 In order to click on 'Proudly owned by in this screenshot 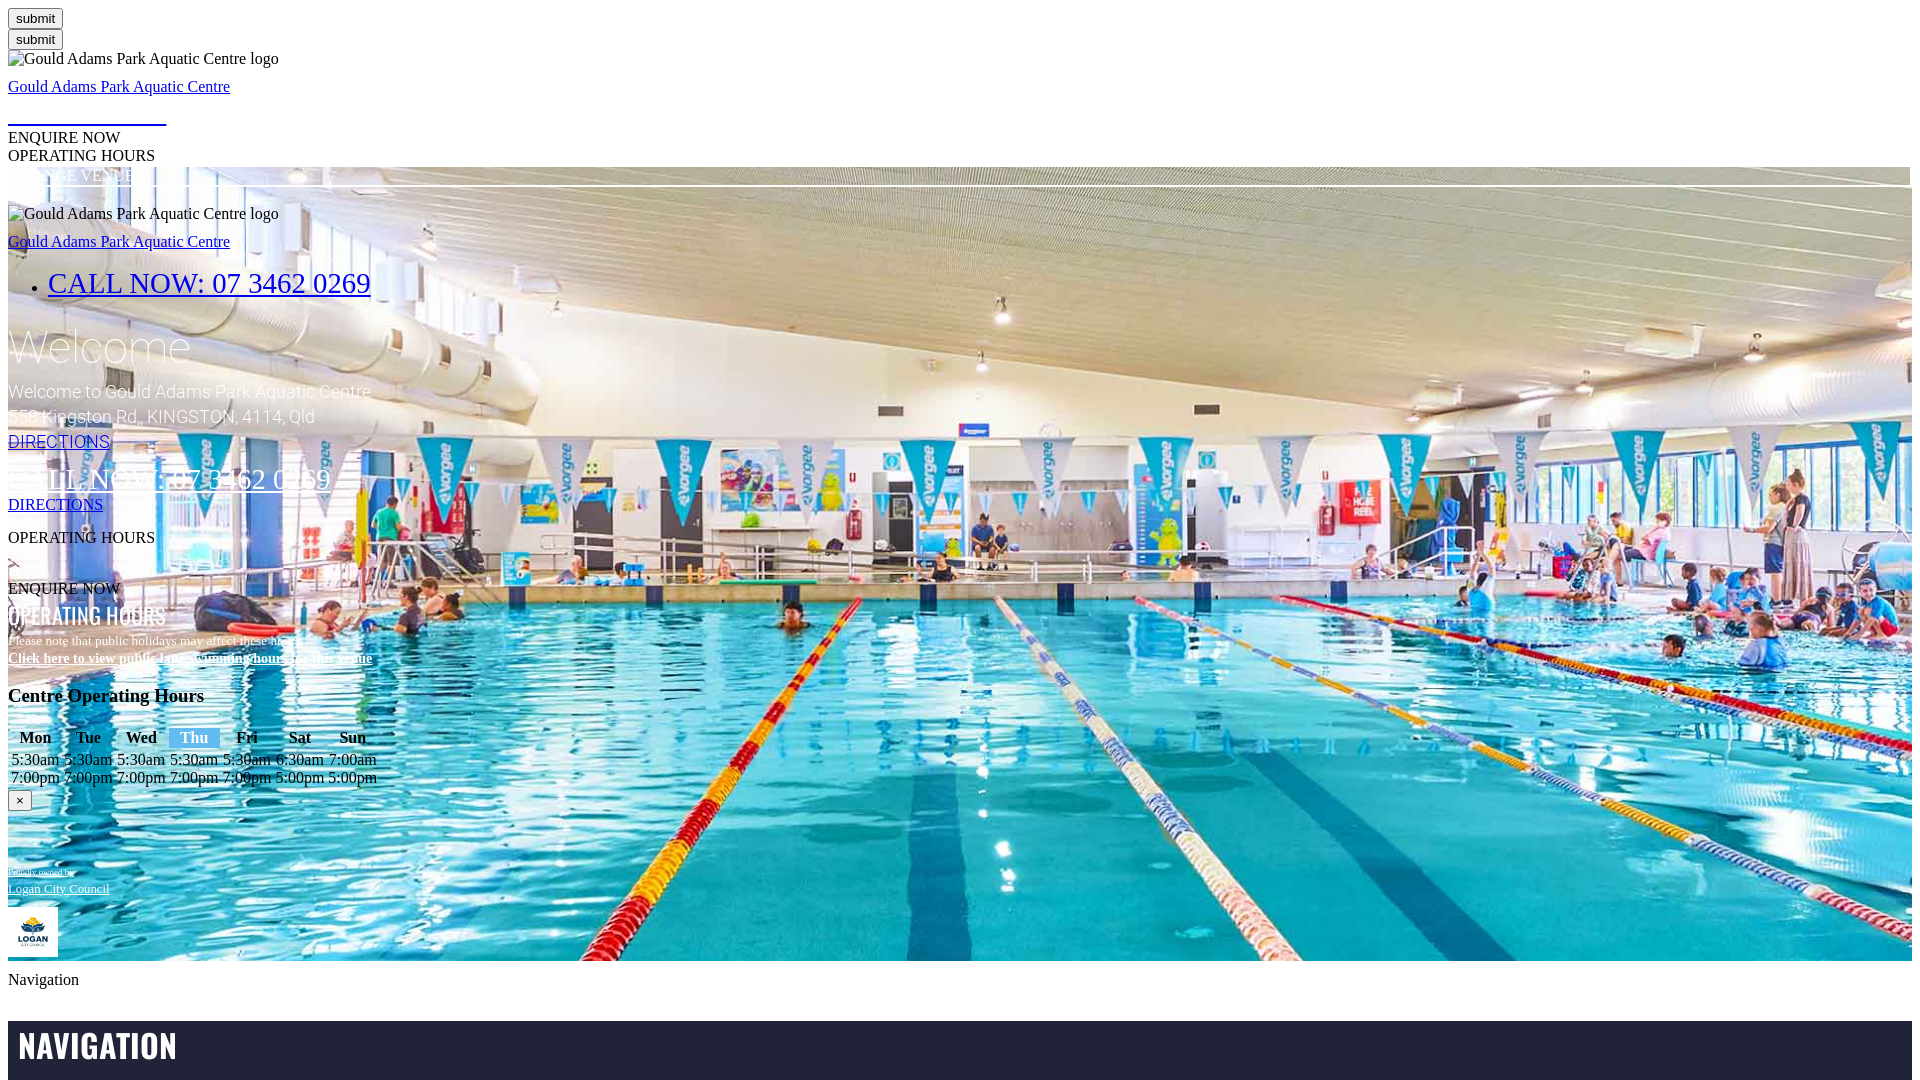, I will do `click(58, 878)`.